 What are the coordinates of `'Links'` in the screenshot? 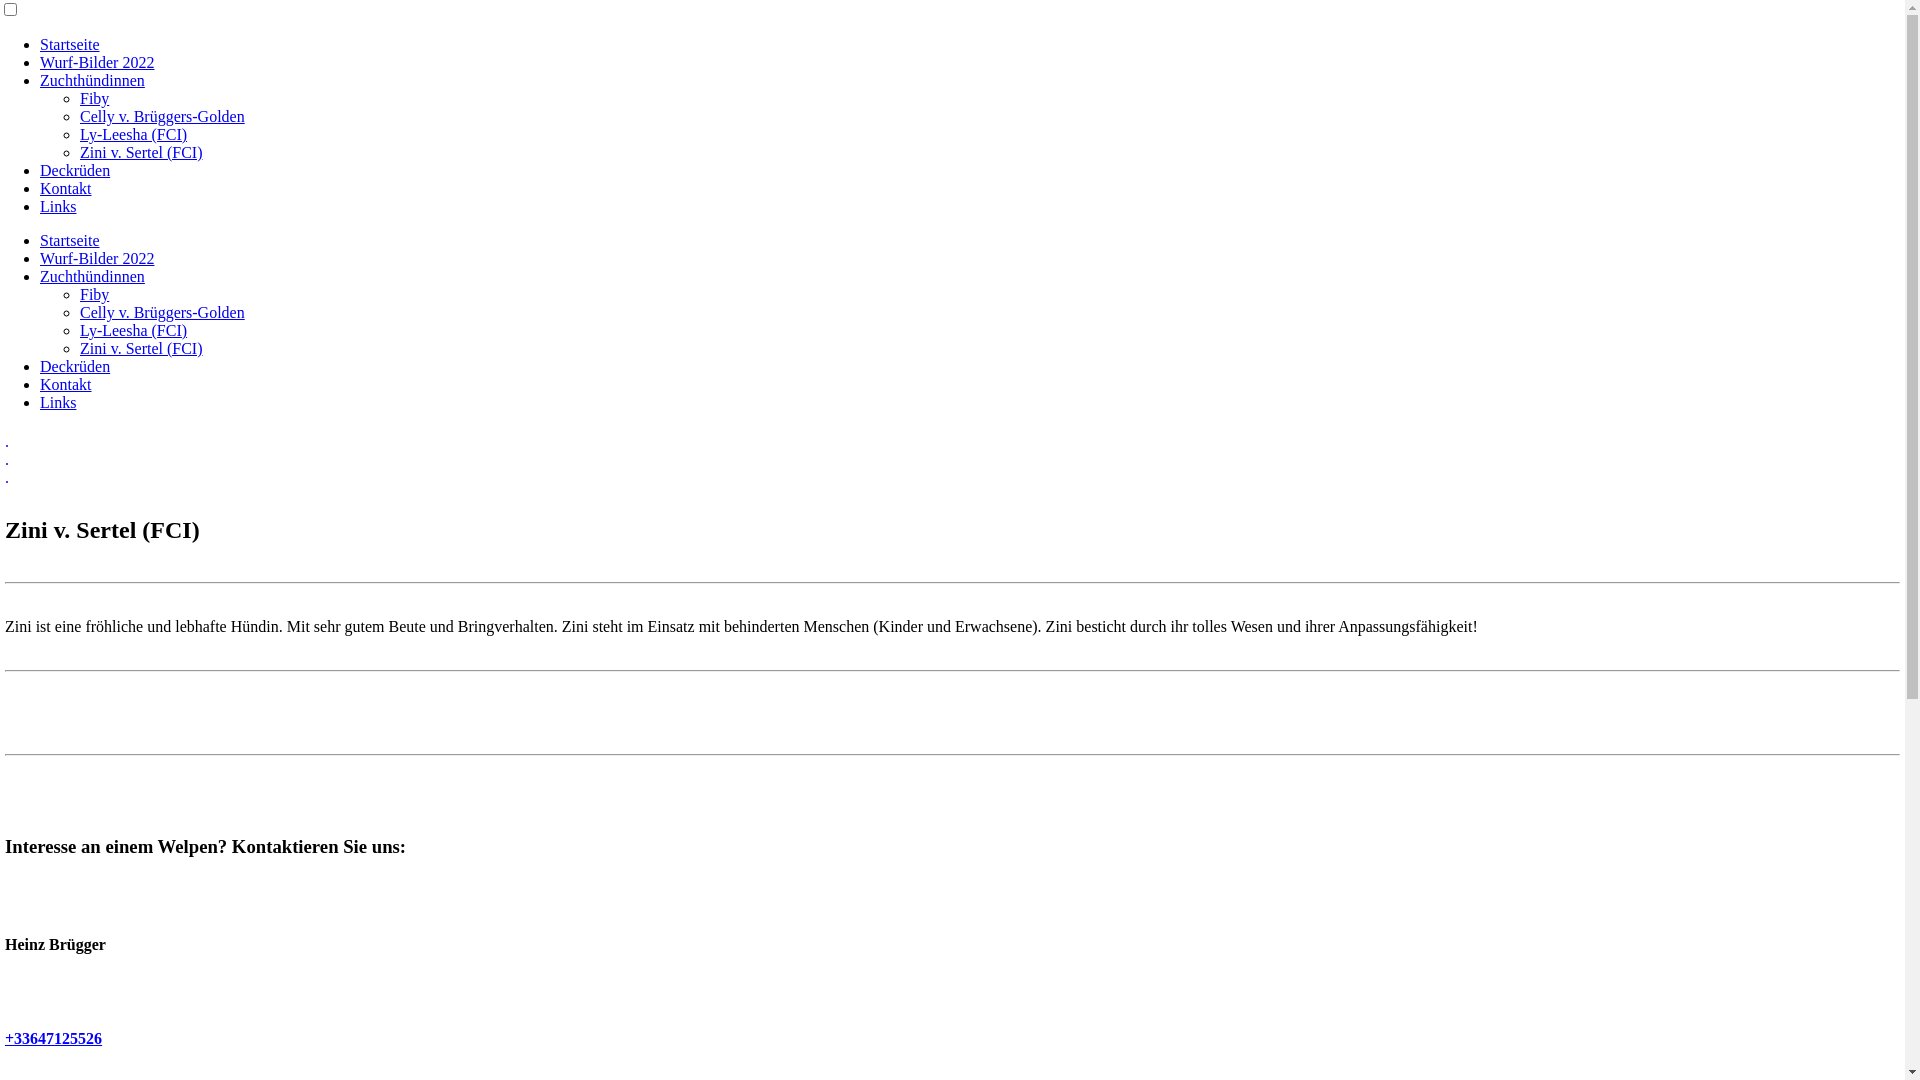 It's located at (57, 402).